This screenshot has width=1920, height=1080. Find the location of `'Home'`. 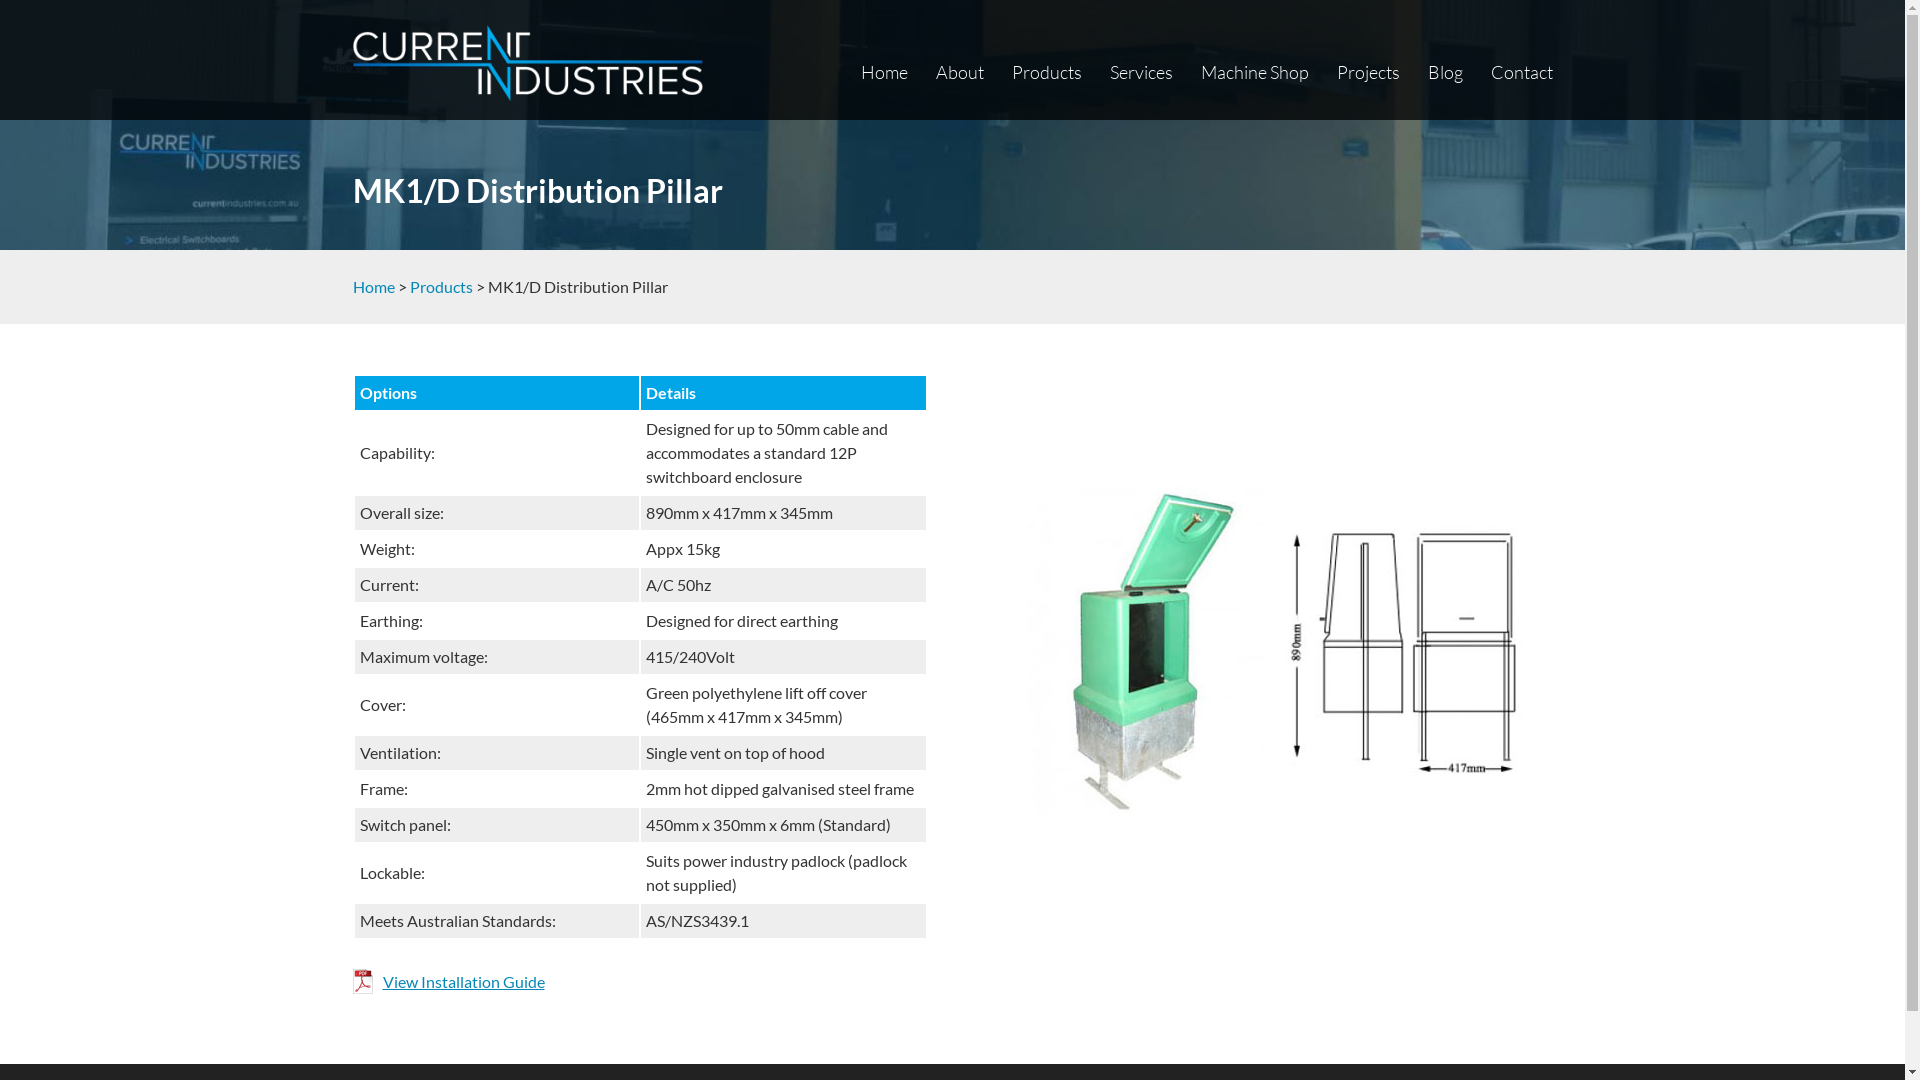

'Home' is located at coordinates (373, 286).